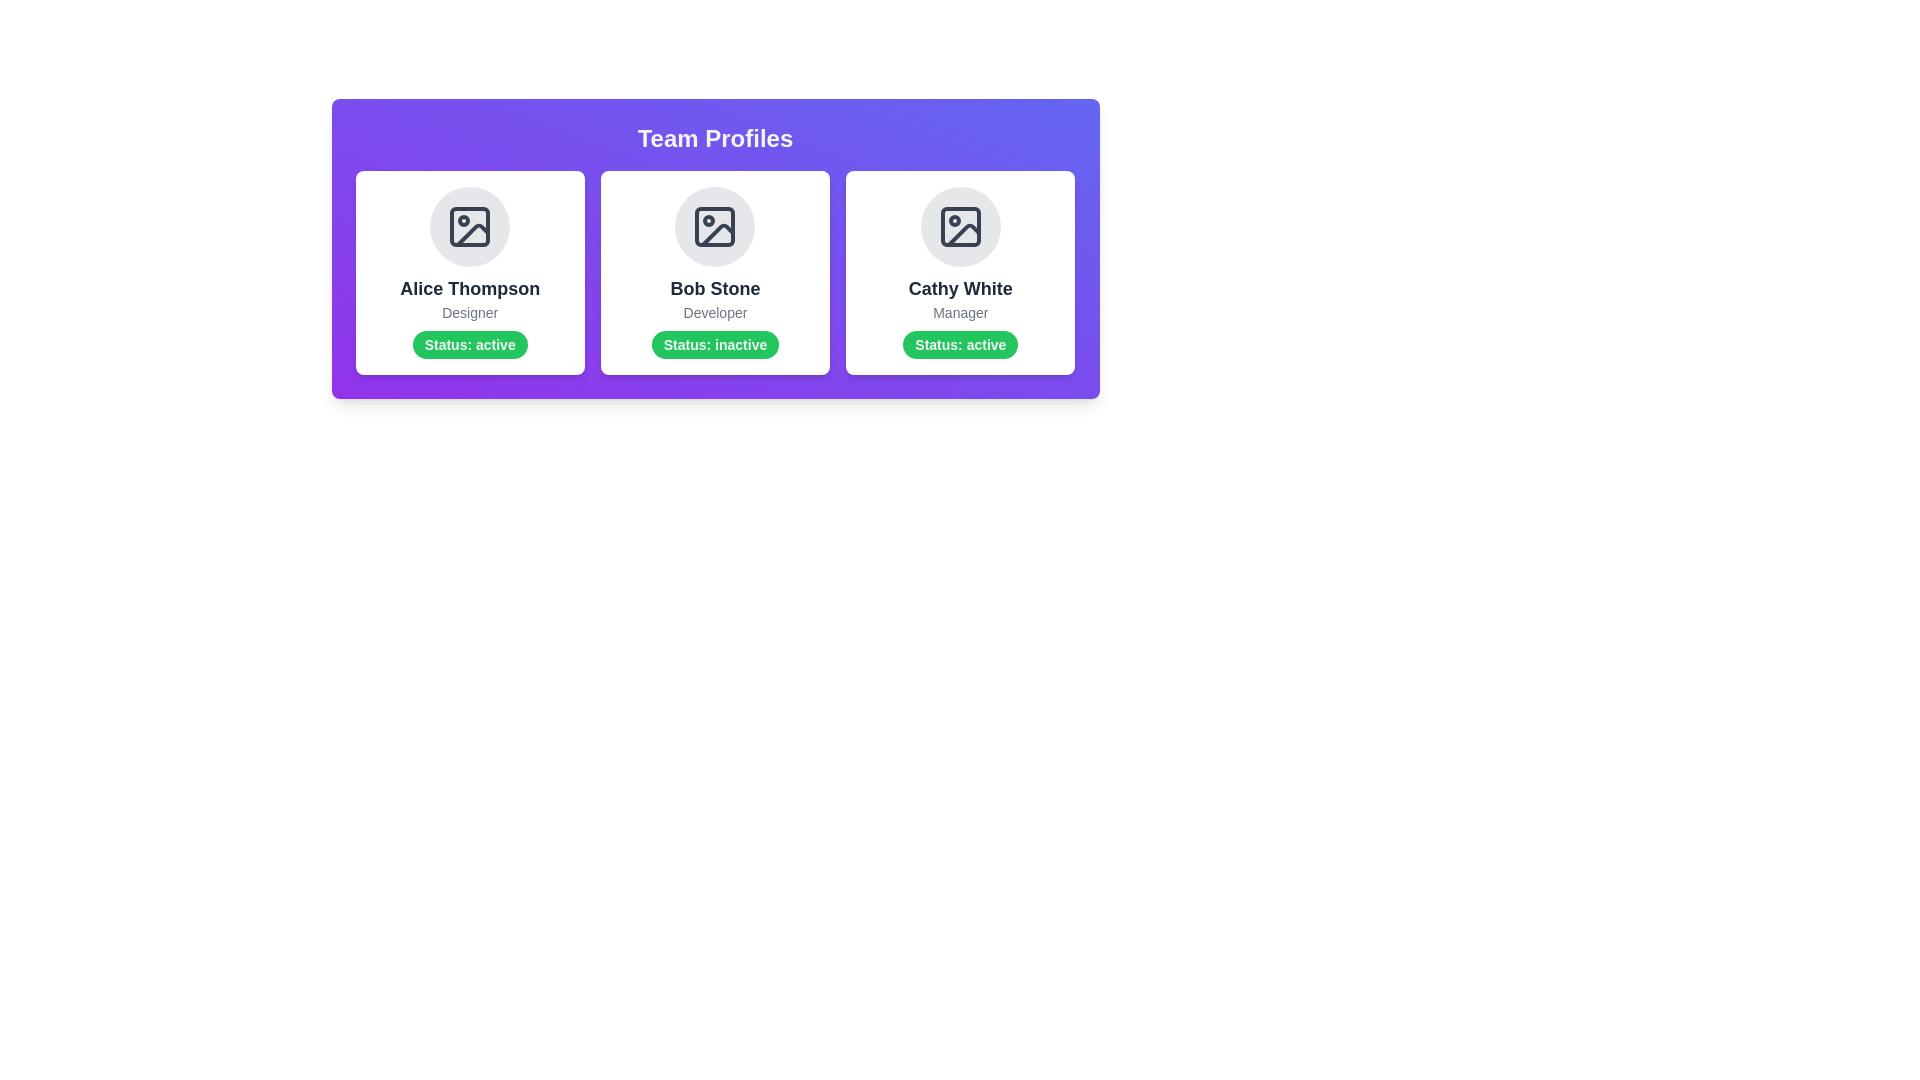 The image size is (1920, 1080). I want to click on the pill-shaped label with a green background and white text that says 'Status: active', so click(469, 343).